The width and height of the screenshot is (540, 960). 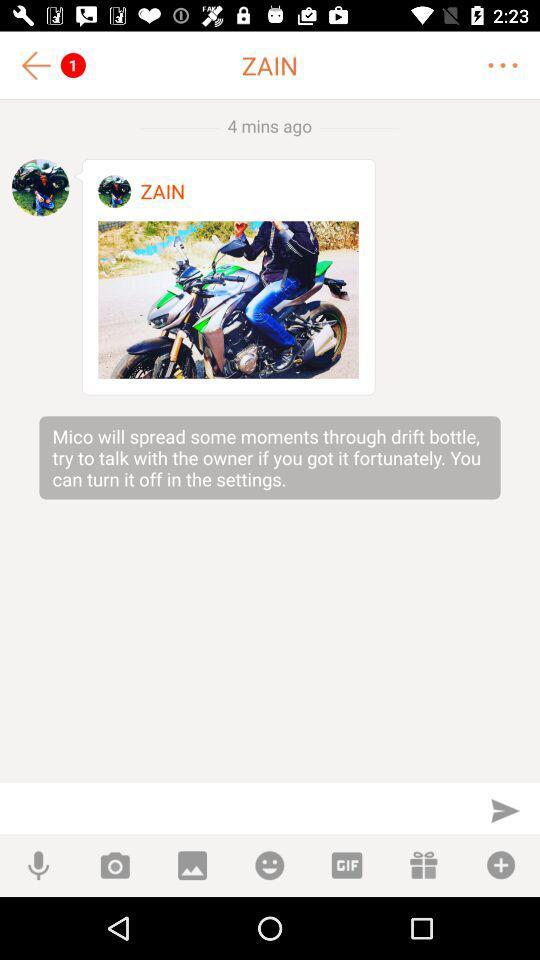 I want to click on open image, so click(x=227, y=299).